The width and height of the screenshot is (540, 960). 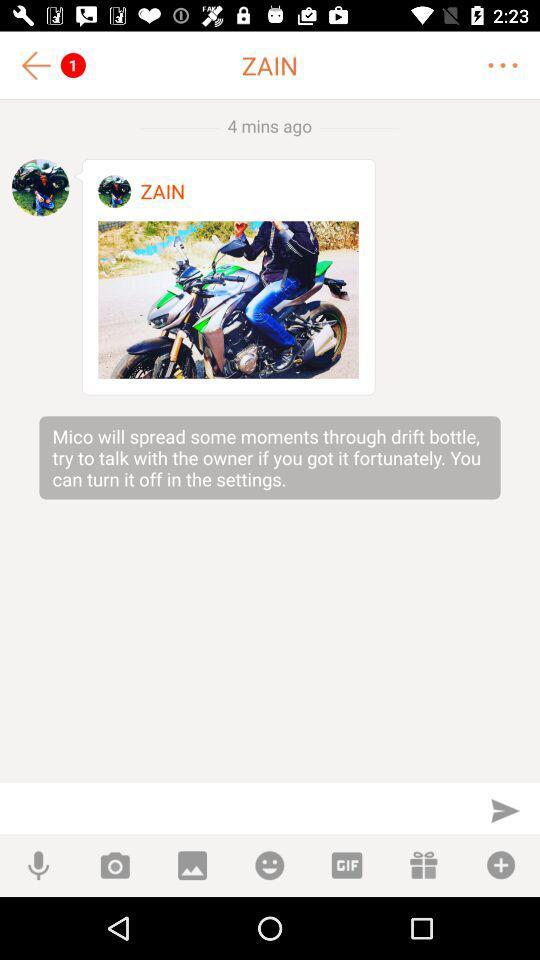 I want to click on open image, so click(x=227, y=299).